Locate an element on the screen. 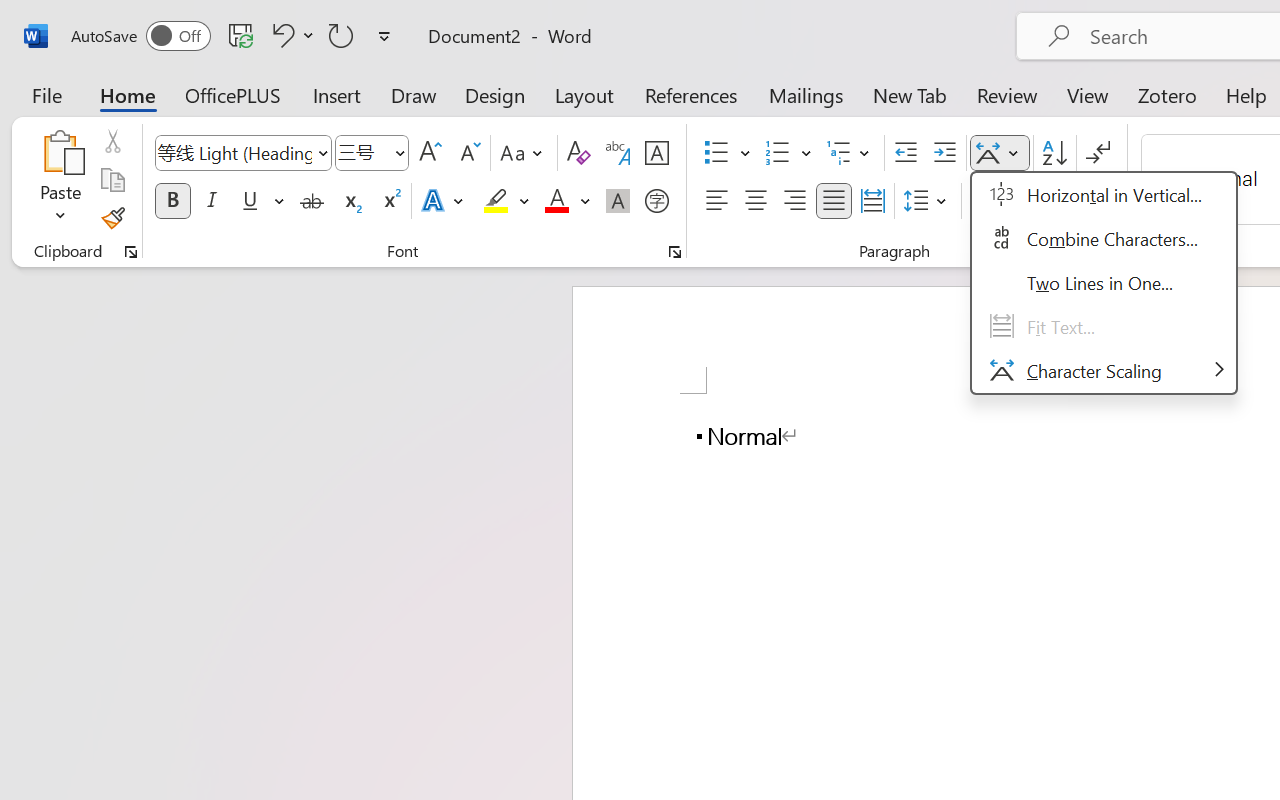 This screenshot has width=1280, height=800. 'Subscript' is located at coordinates (350, 201).